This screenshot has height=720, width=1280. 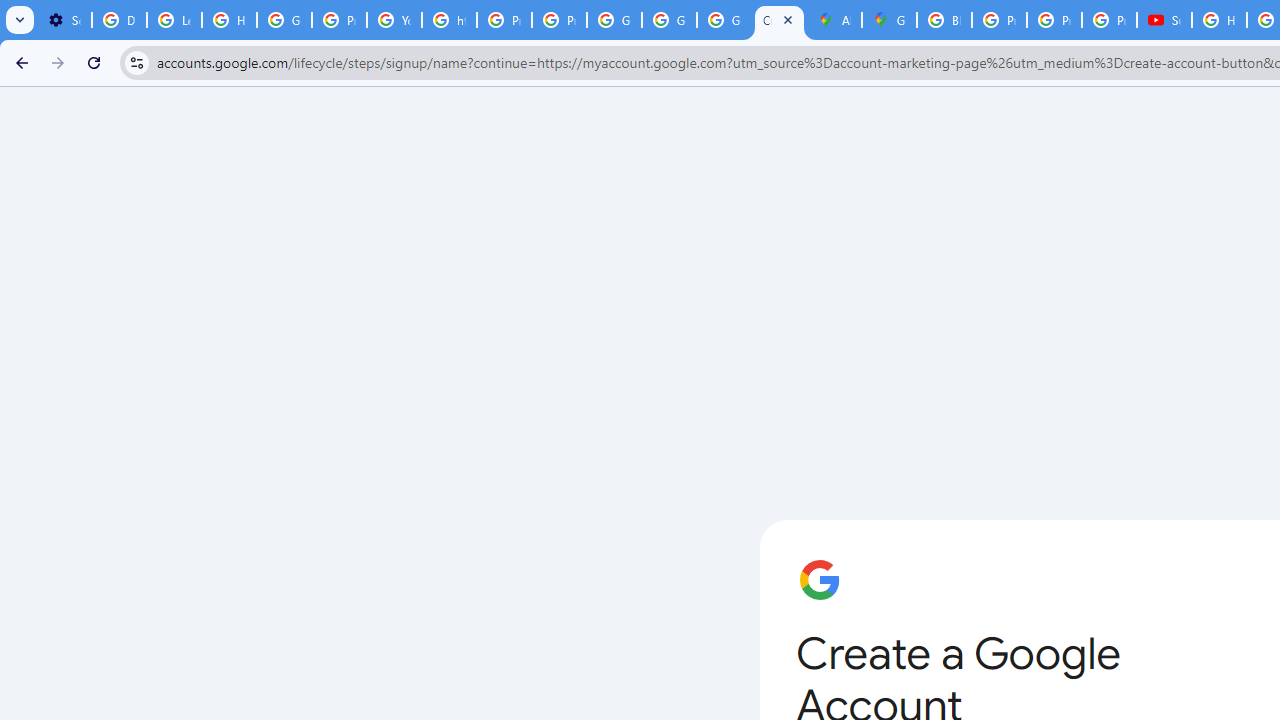 What do you see at coordinates (394, 20) in the screenshot?
I see `'YouTube'` at bounding box center [394, 20].